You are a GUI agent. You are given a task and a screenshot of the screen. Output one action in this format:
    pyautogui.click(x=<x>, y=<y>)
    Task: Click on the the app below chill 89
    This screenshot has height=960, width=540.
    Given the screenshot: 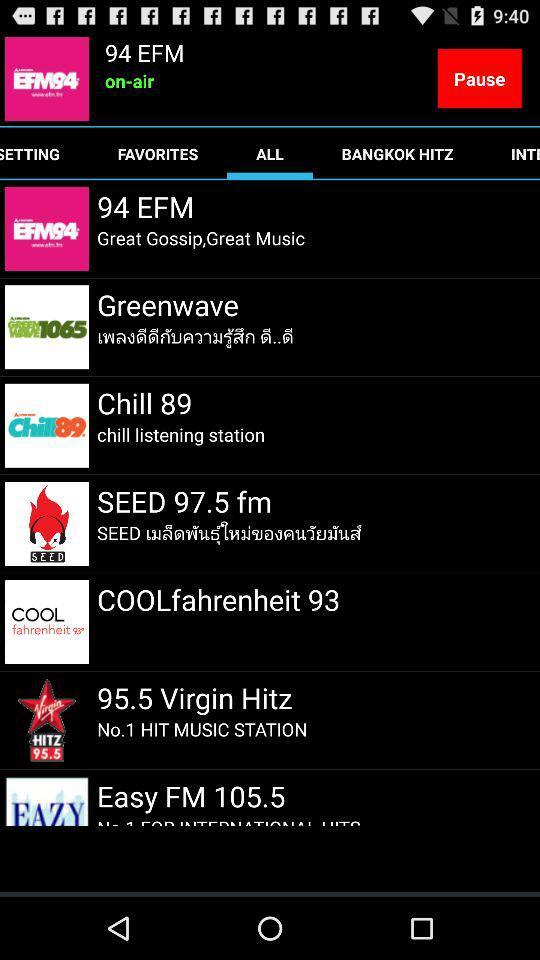 What is the action you would take?
    pyautogui.click(x=181, y=434)
    